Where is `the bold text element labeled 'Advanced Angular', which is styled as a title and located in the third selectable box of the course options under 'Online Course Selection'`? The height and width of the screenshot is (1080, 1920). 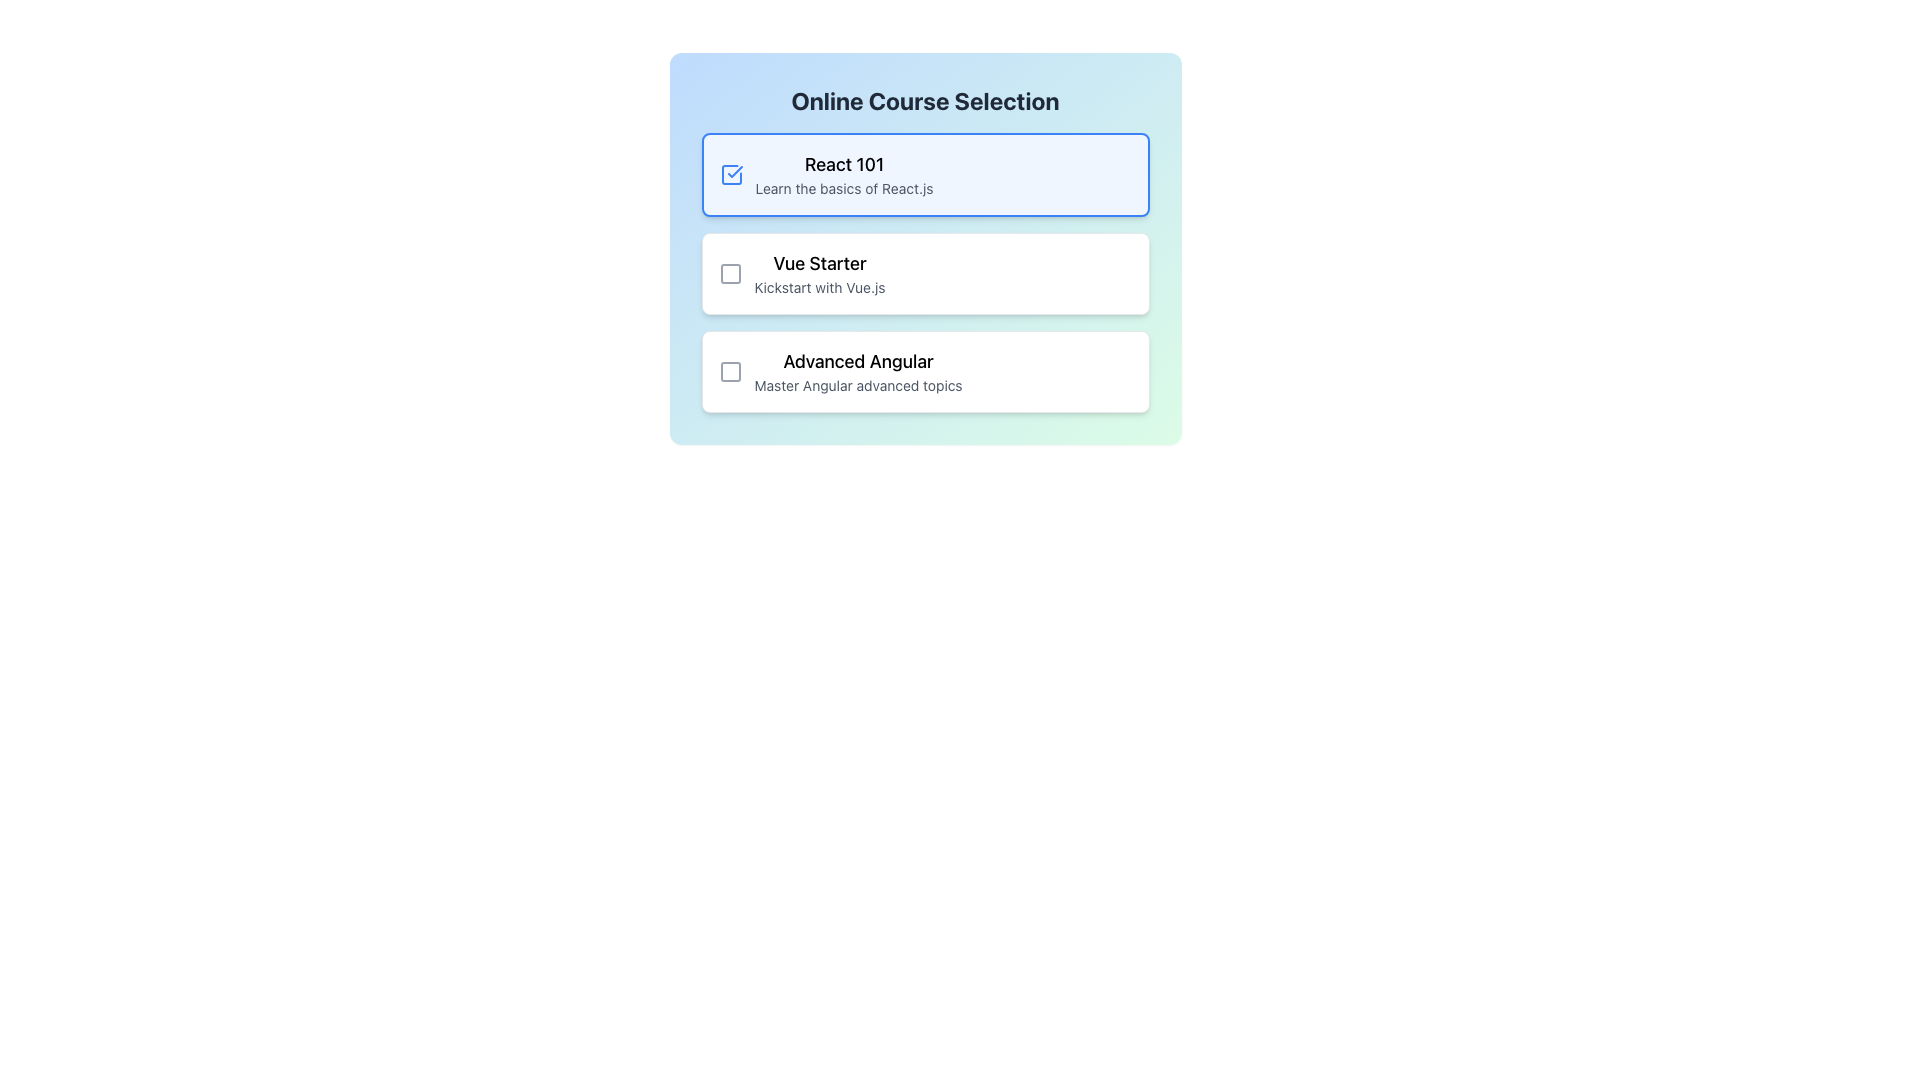
the bold text element labeled 'Advanced Angular', which is styled as a title and located in the third selectable box of the course options under 'Online Course Selection' is located at coordinates (858, 362).